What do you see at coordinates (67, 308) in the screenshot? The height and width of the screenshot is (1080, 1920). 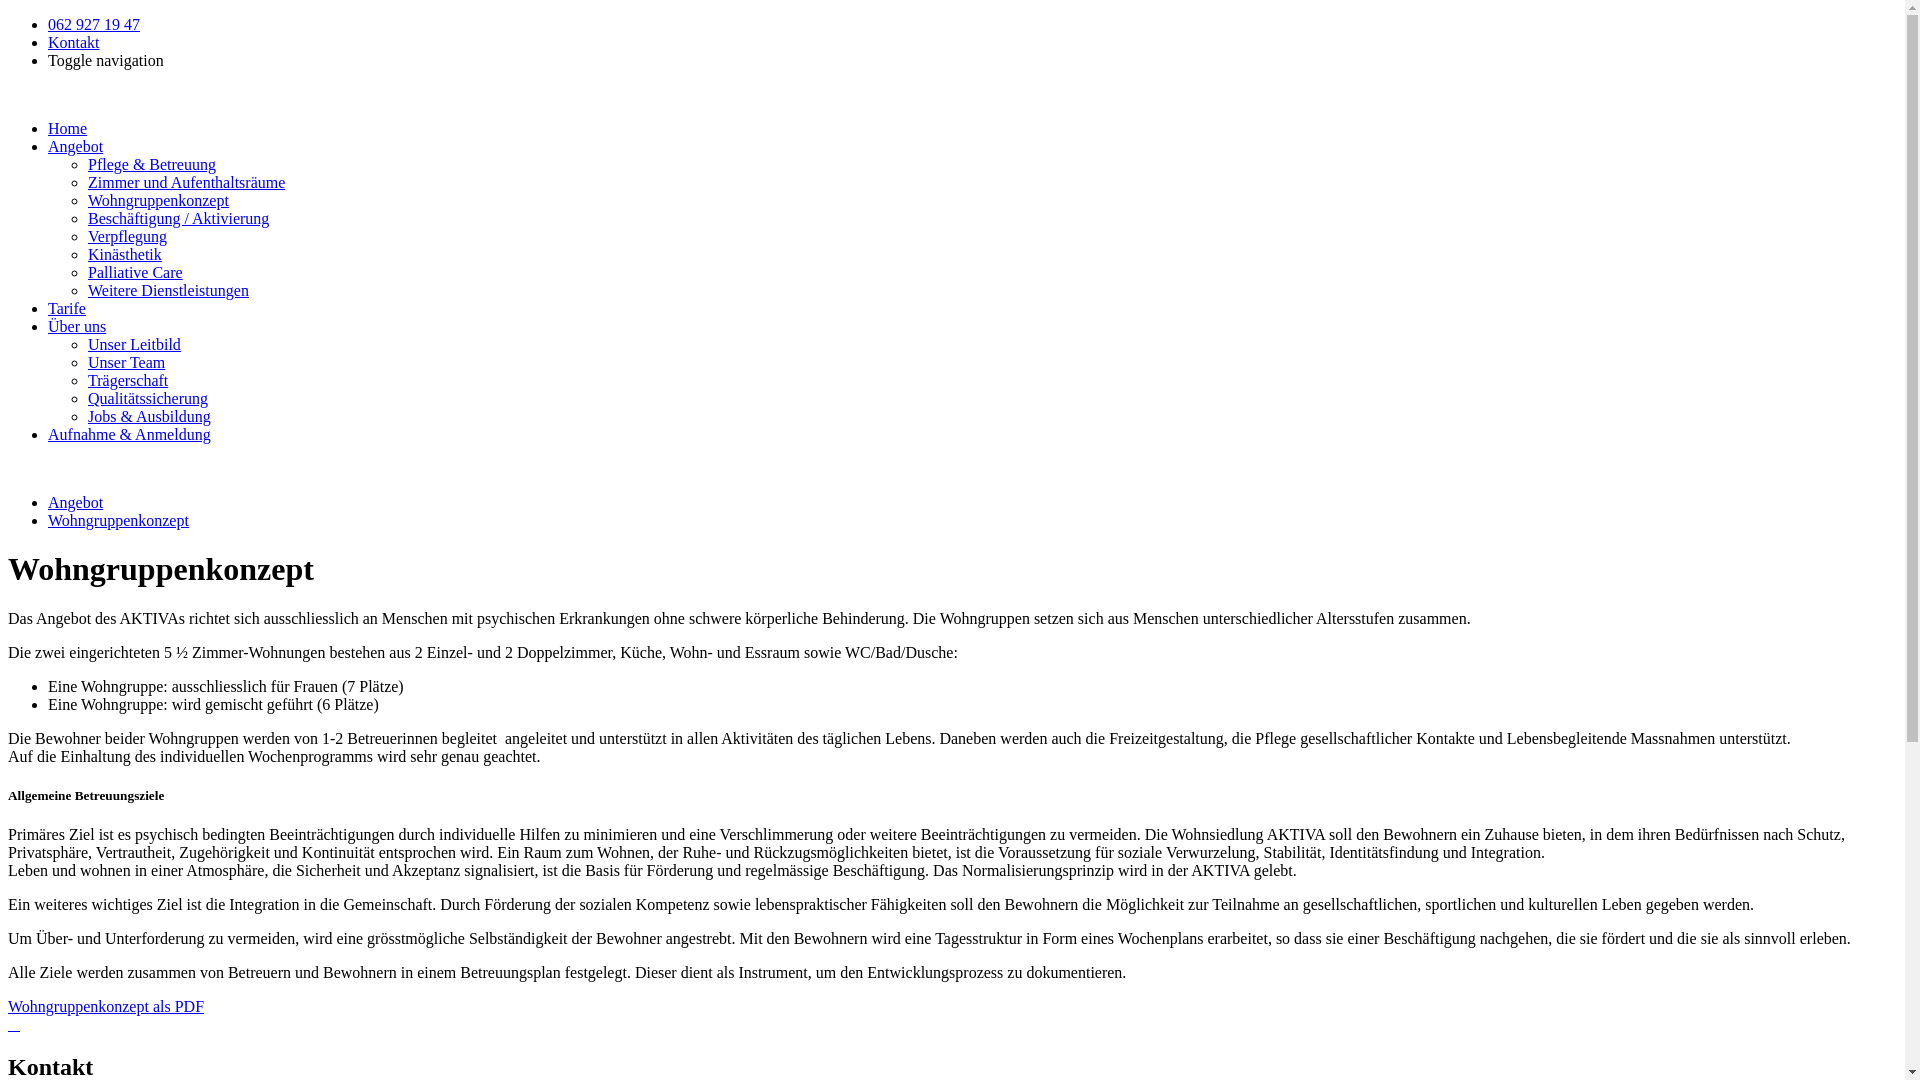 I see `'Tarife'` at bounding box center [67, 308].